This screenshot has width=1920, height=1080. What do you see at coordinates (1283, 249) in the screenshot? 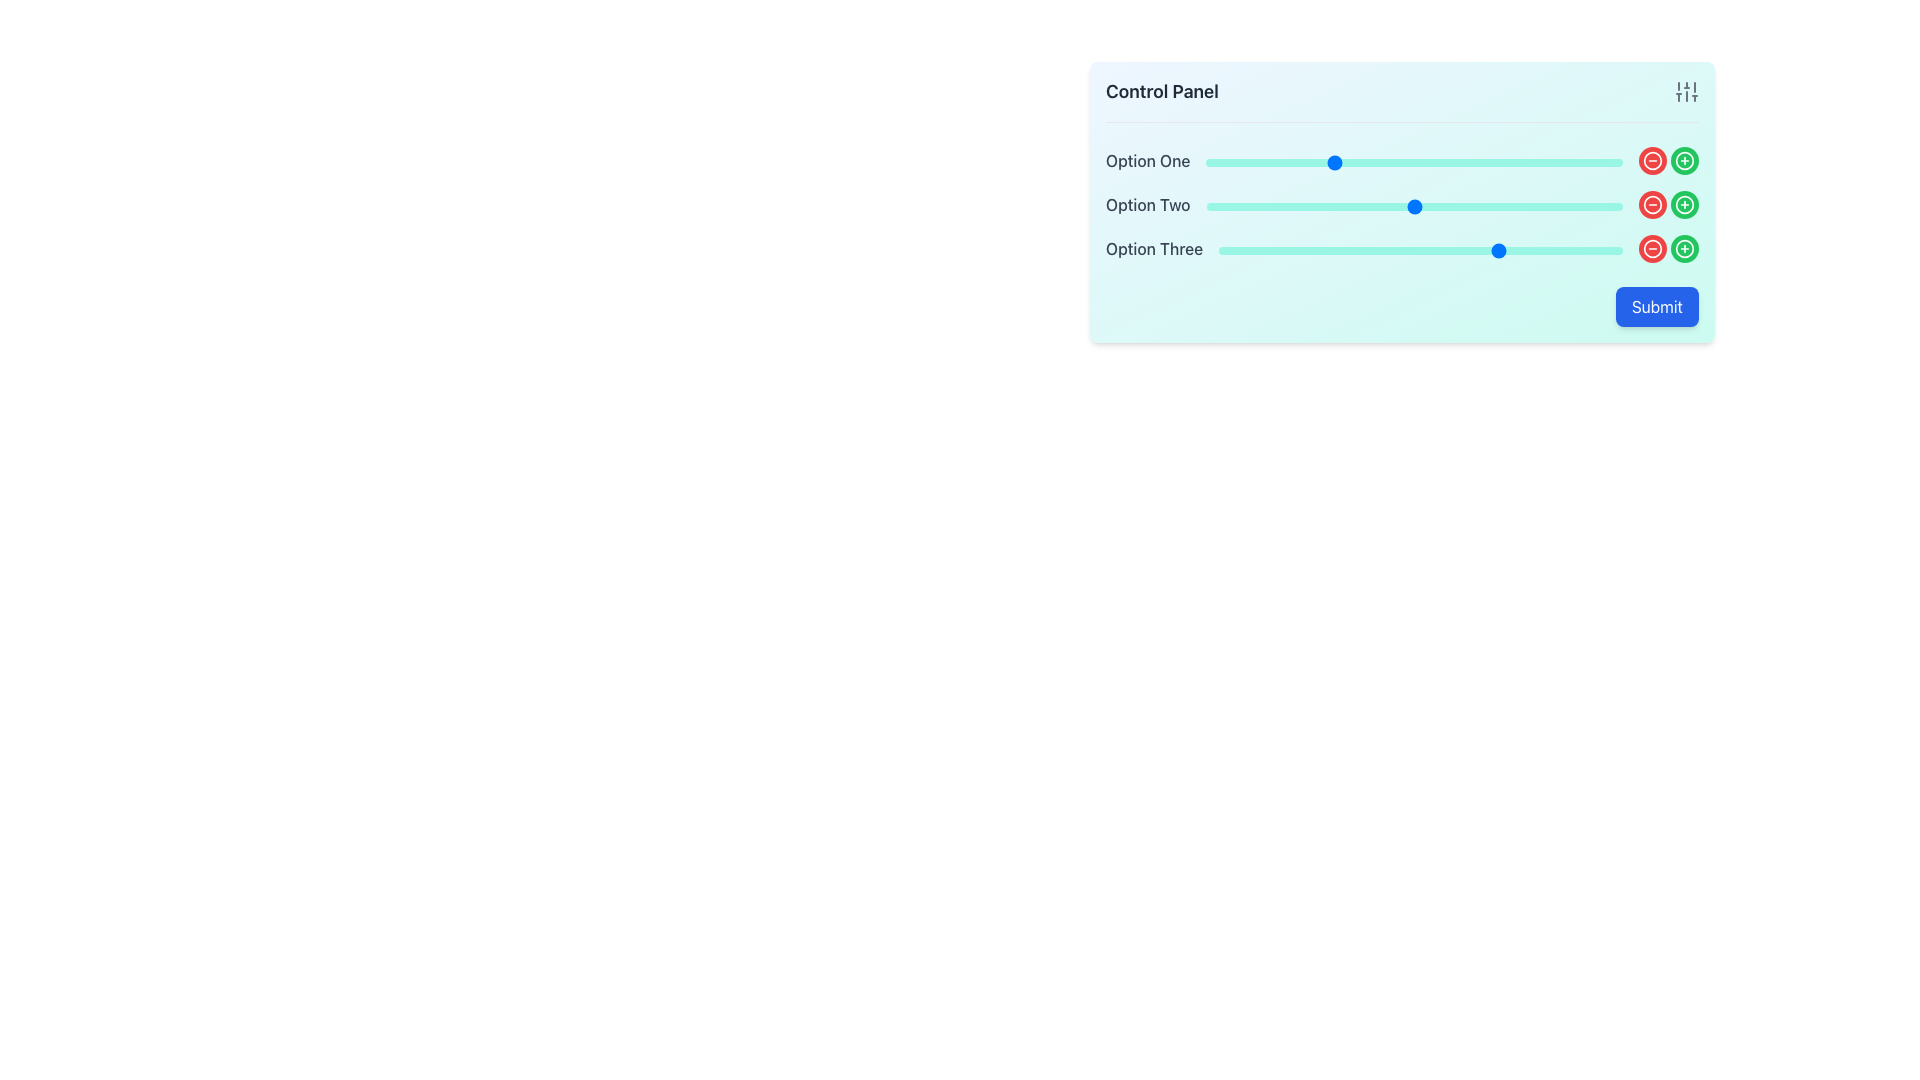
I see `the slider value` at bounding box center [1283, 249].